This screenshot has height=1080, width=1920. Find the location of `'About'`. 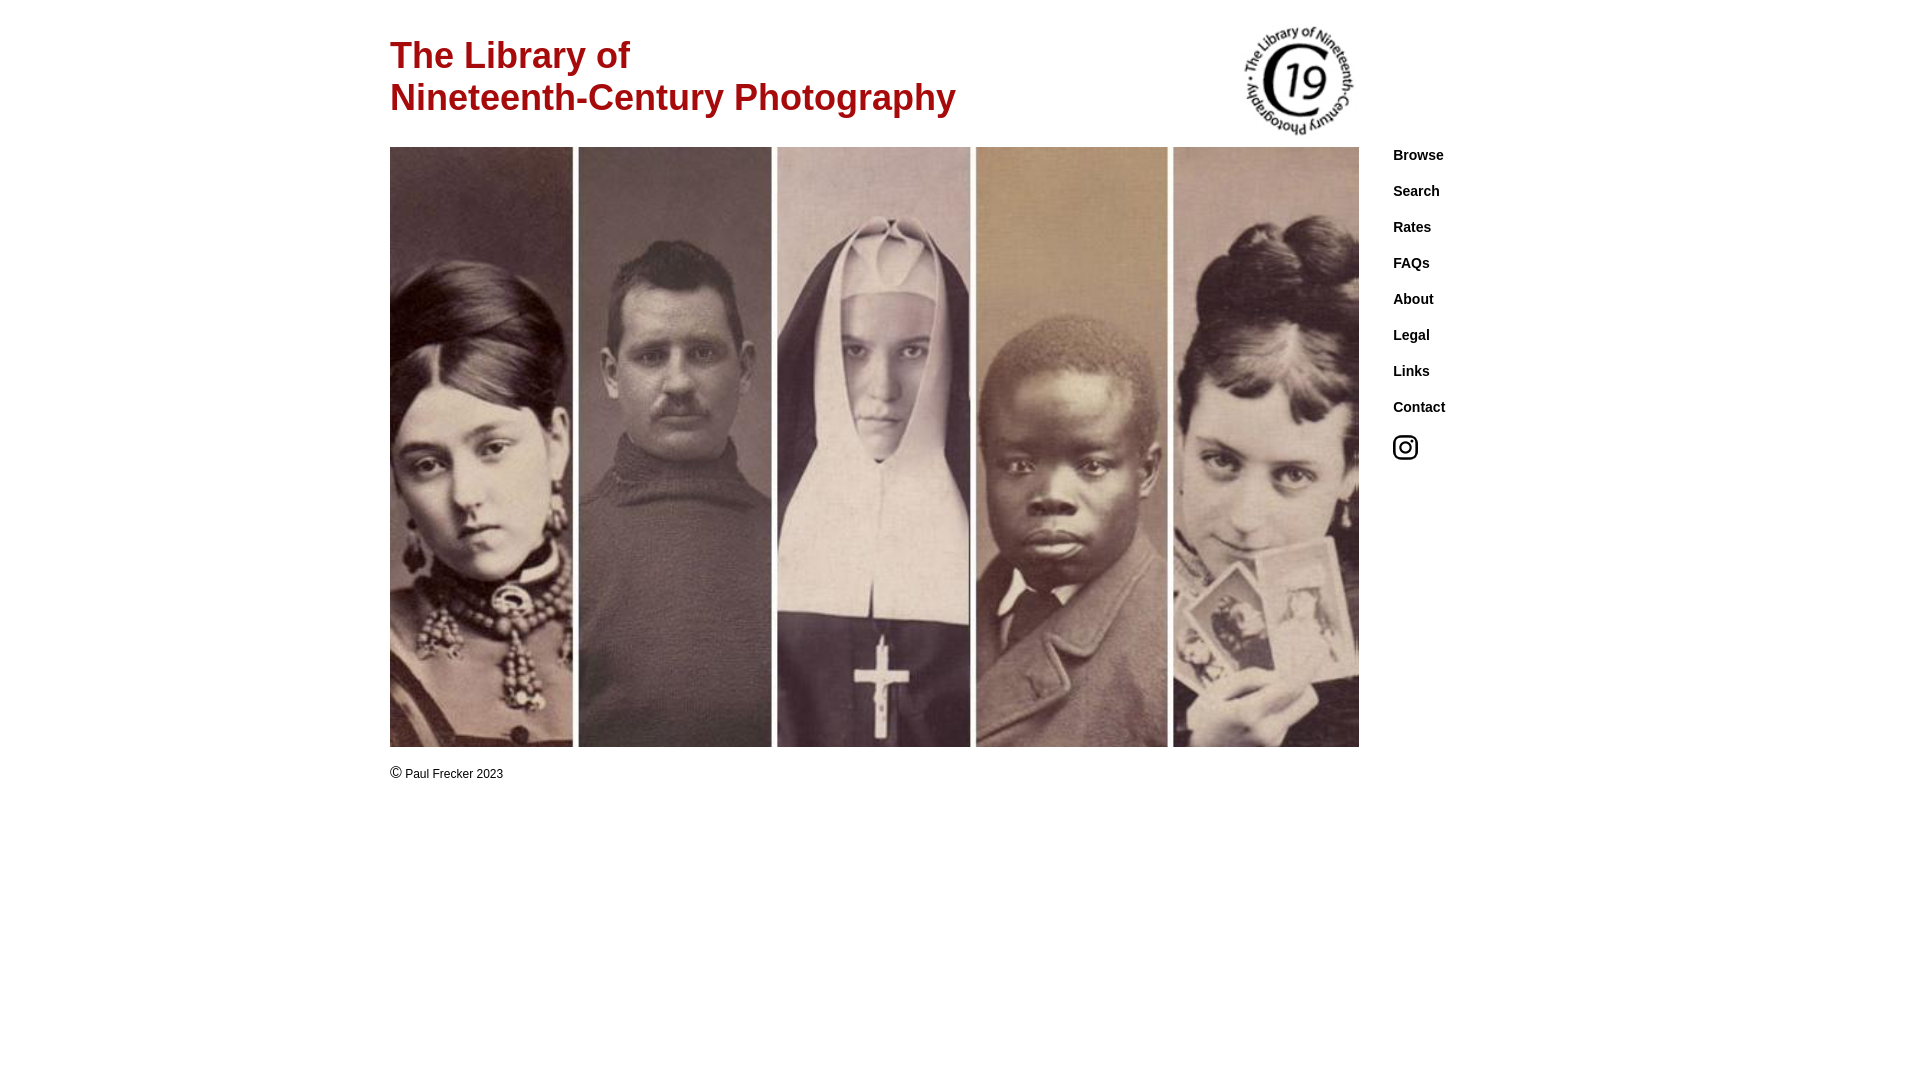

'About' is located at coordinates (1411, 299).